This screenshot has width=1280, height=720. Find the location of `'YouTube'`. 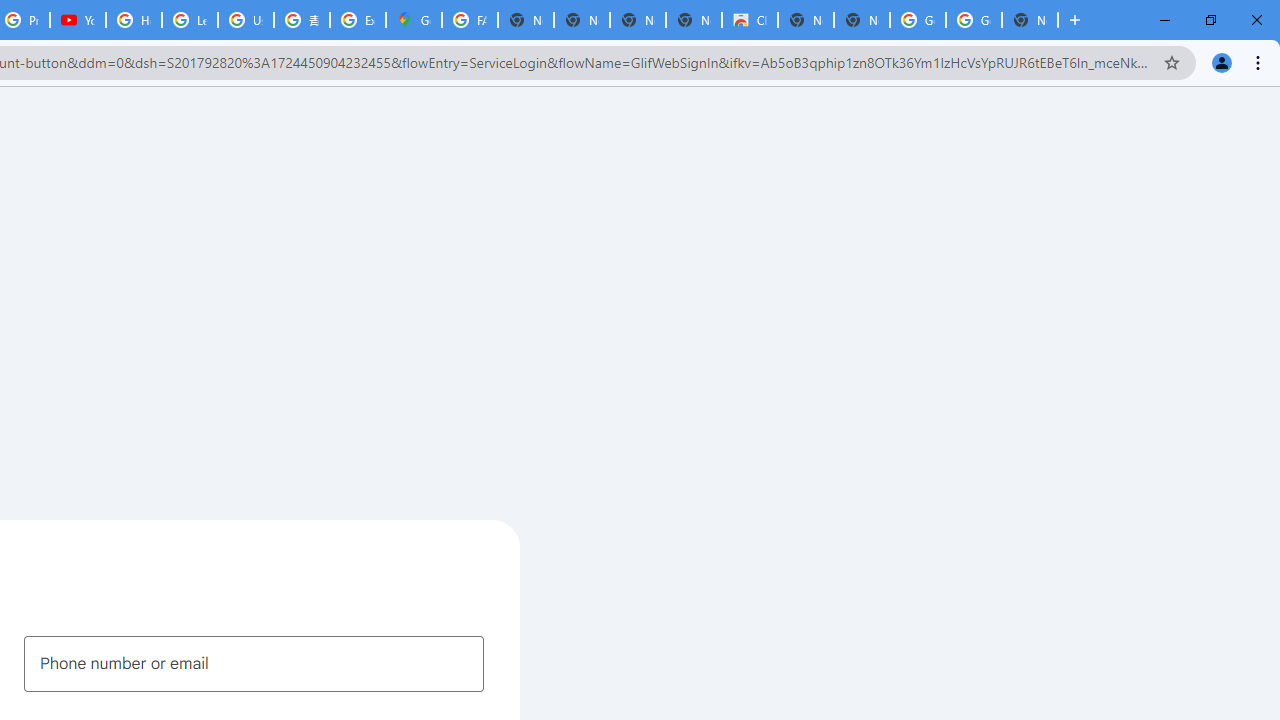

'YouTube' is located at coordinates (78, 20).